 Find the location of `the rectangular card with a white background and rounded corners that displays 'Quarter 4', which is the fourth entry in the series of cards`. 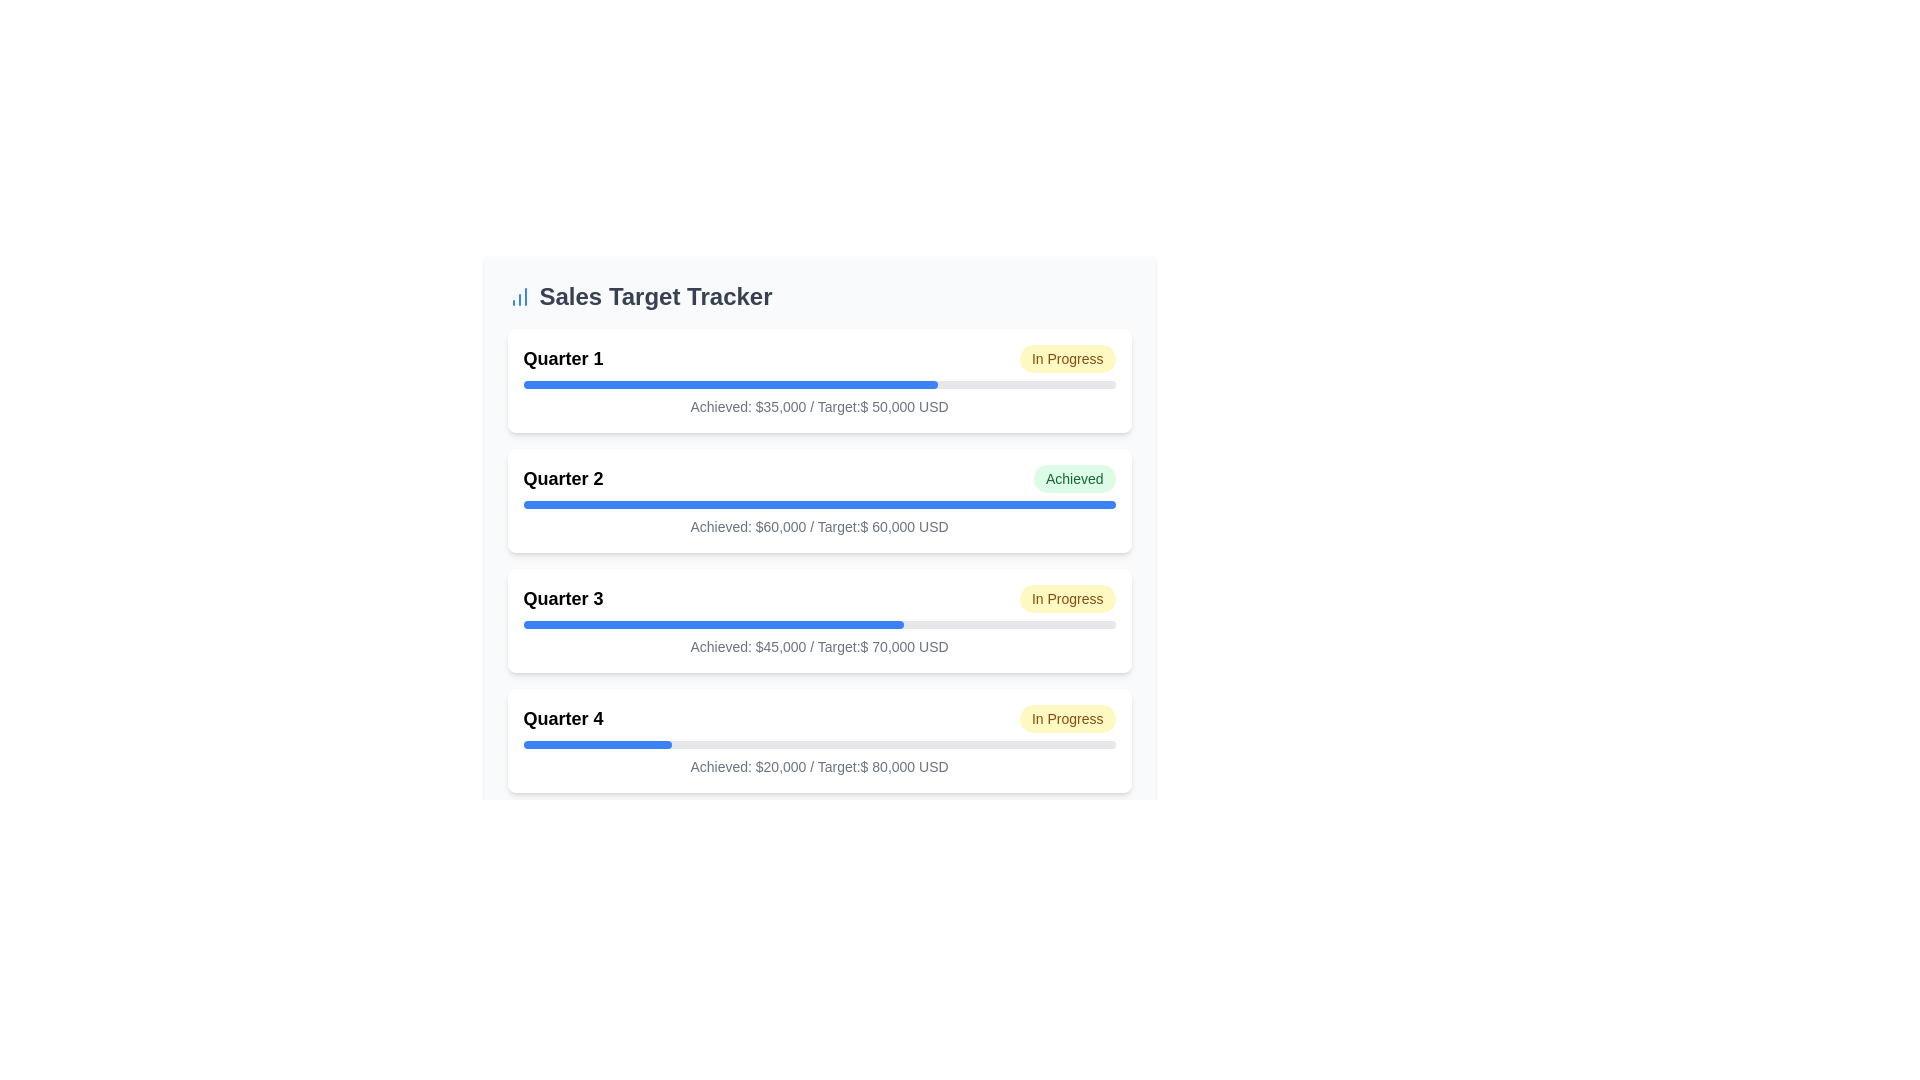

the rectangular card with a white background and rounded corners that displays 'Quarter 4', which is the fourth entry in the series of cards is located at coordinates (819, 740).